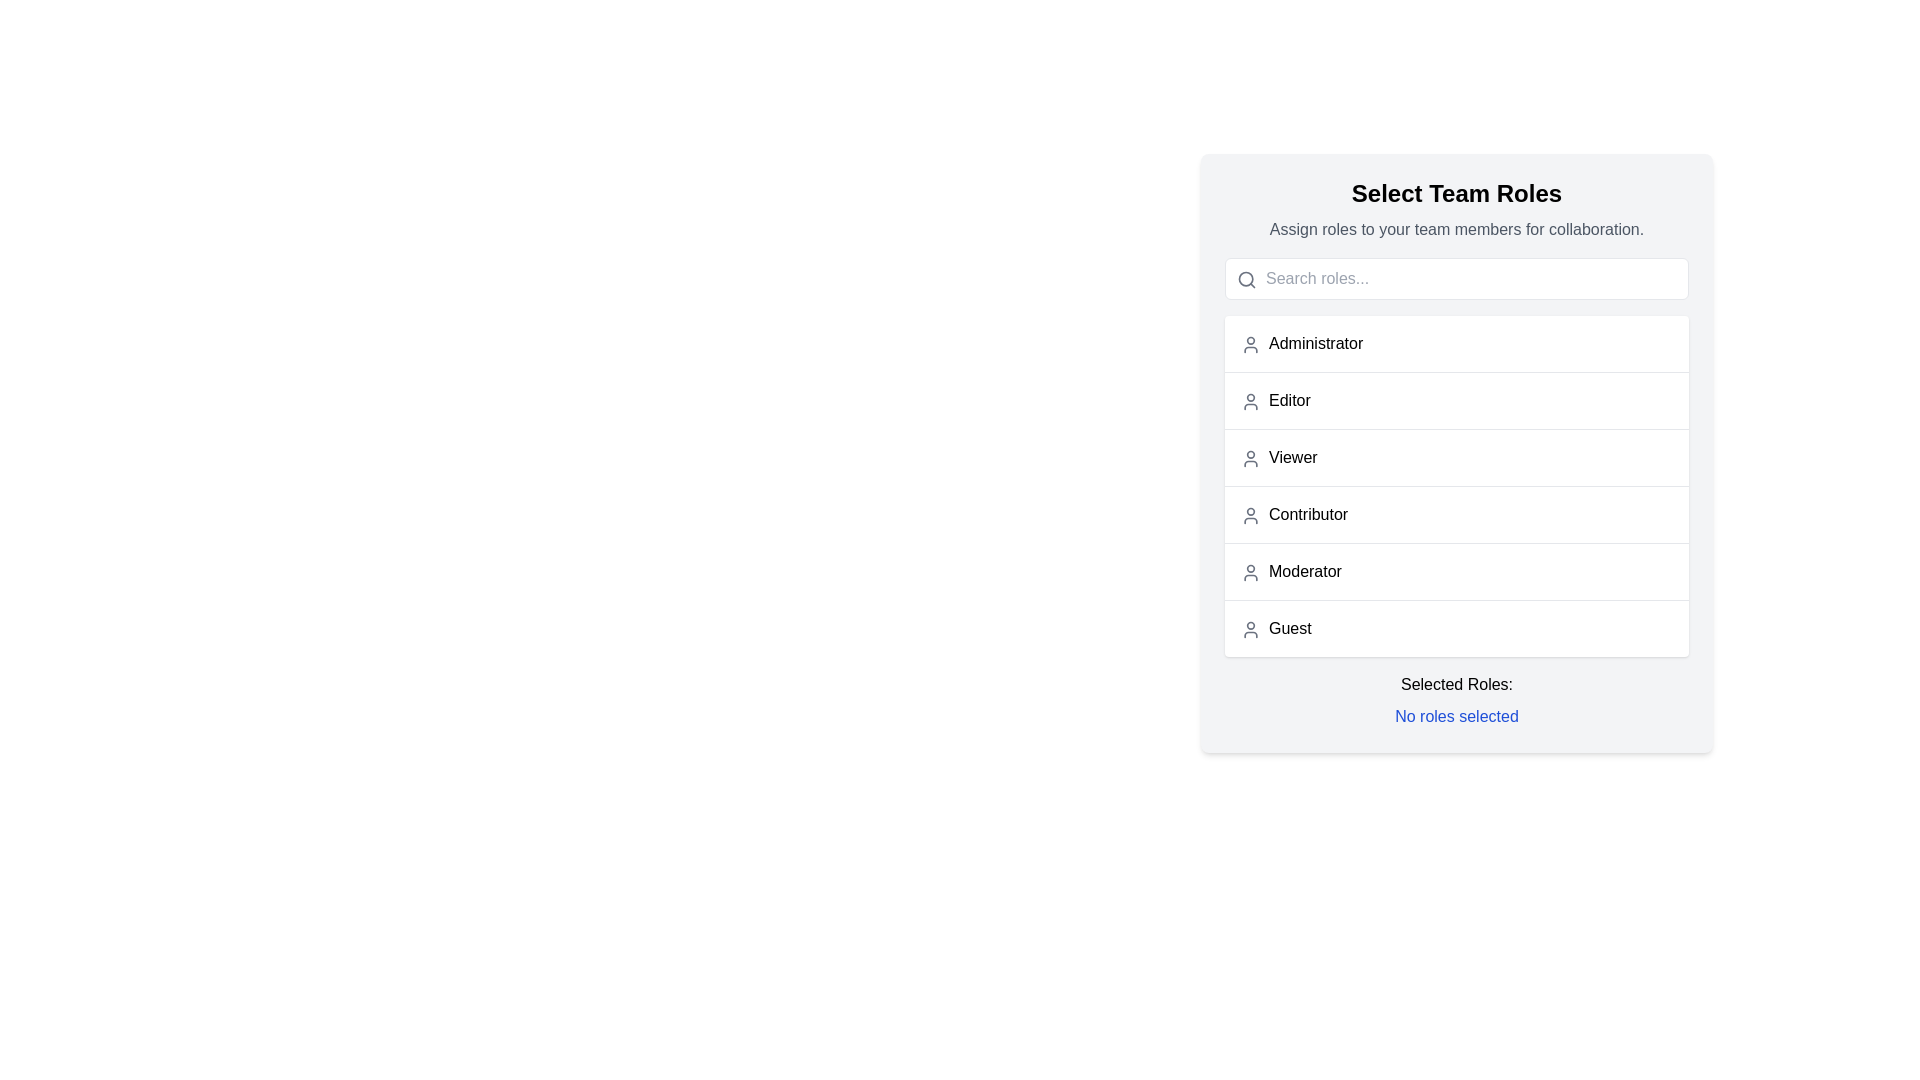 The image size is (1920, 1080). Describe the element at coordinates (1246, 280) in the screenshot. I see `the gray magnifying glass search icon located in the left corner of the text input field labeled 'Search roles...' to focus on the text input field` at that location.